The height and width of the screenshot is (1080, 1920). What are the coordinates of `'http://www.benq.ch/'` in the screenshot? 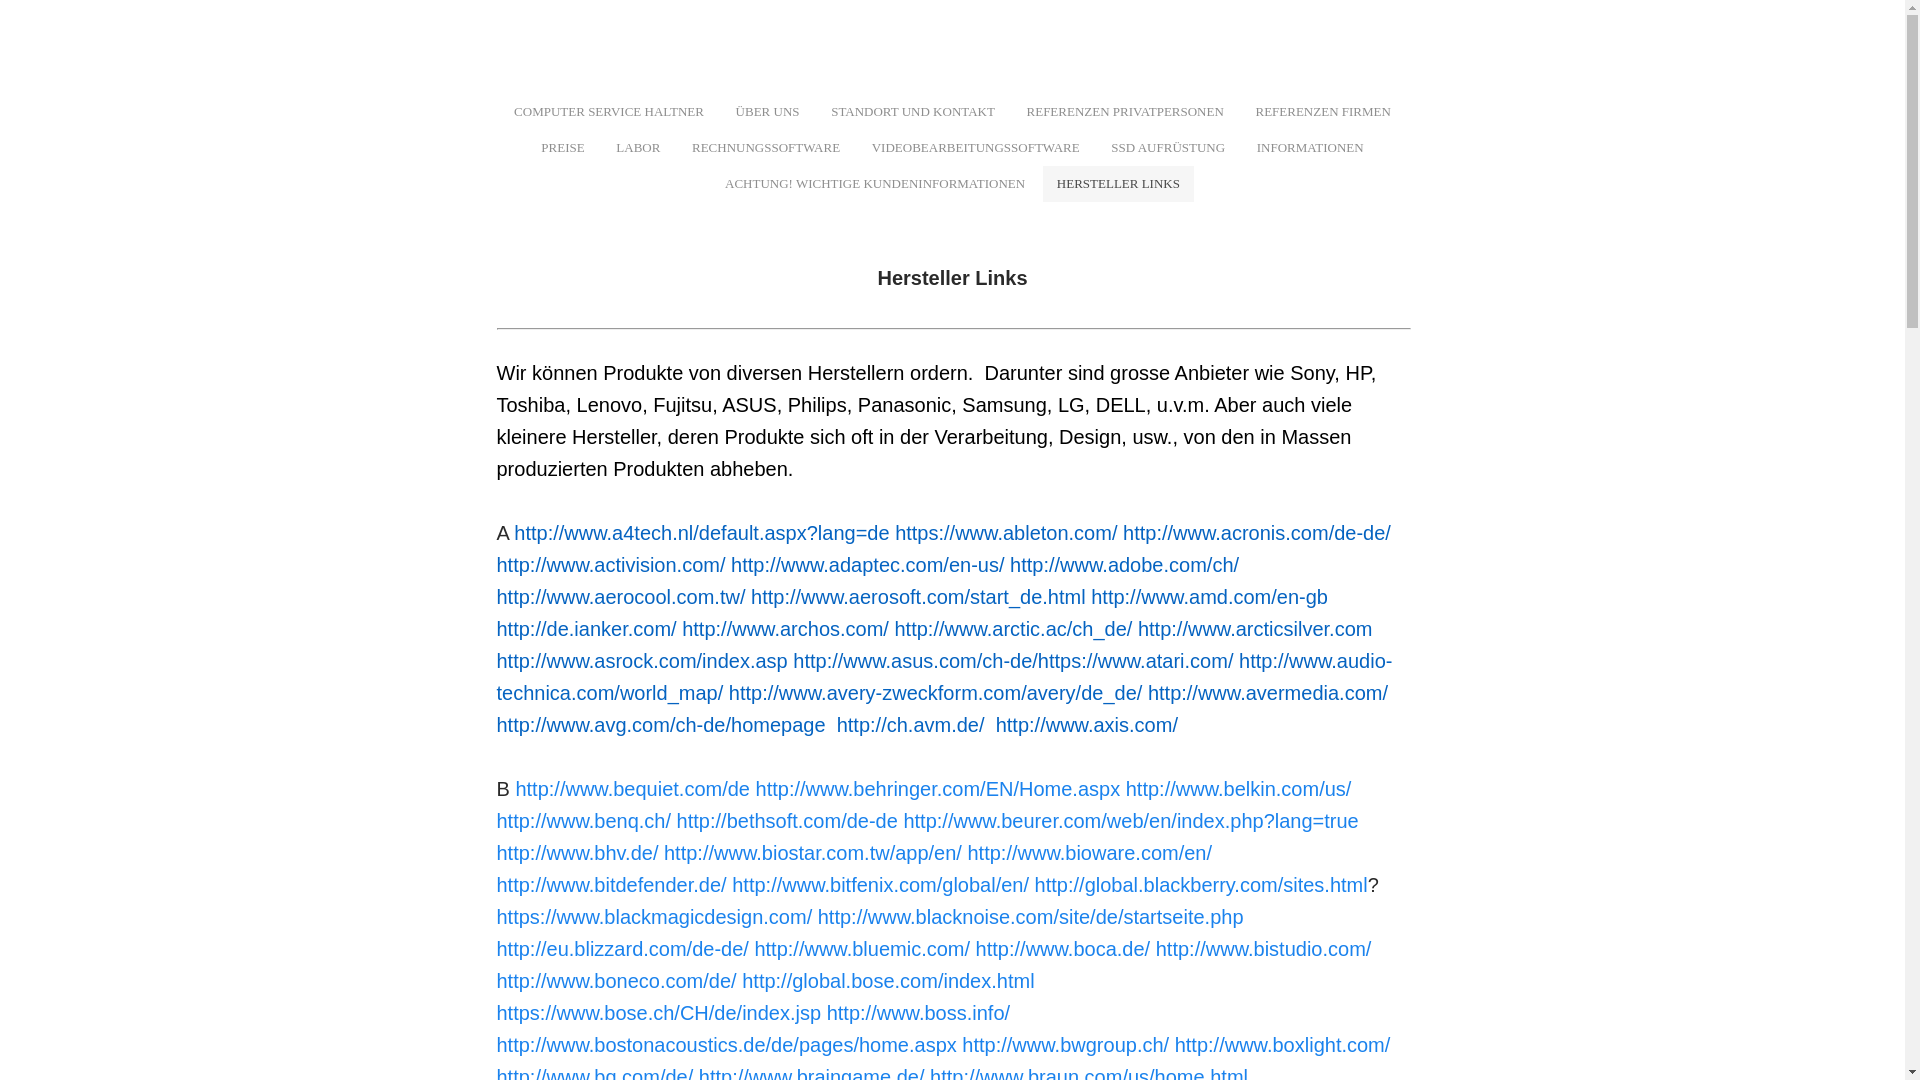 It's located at (582, 821).